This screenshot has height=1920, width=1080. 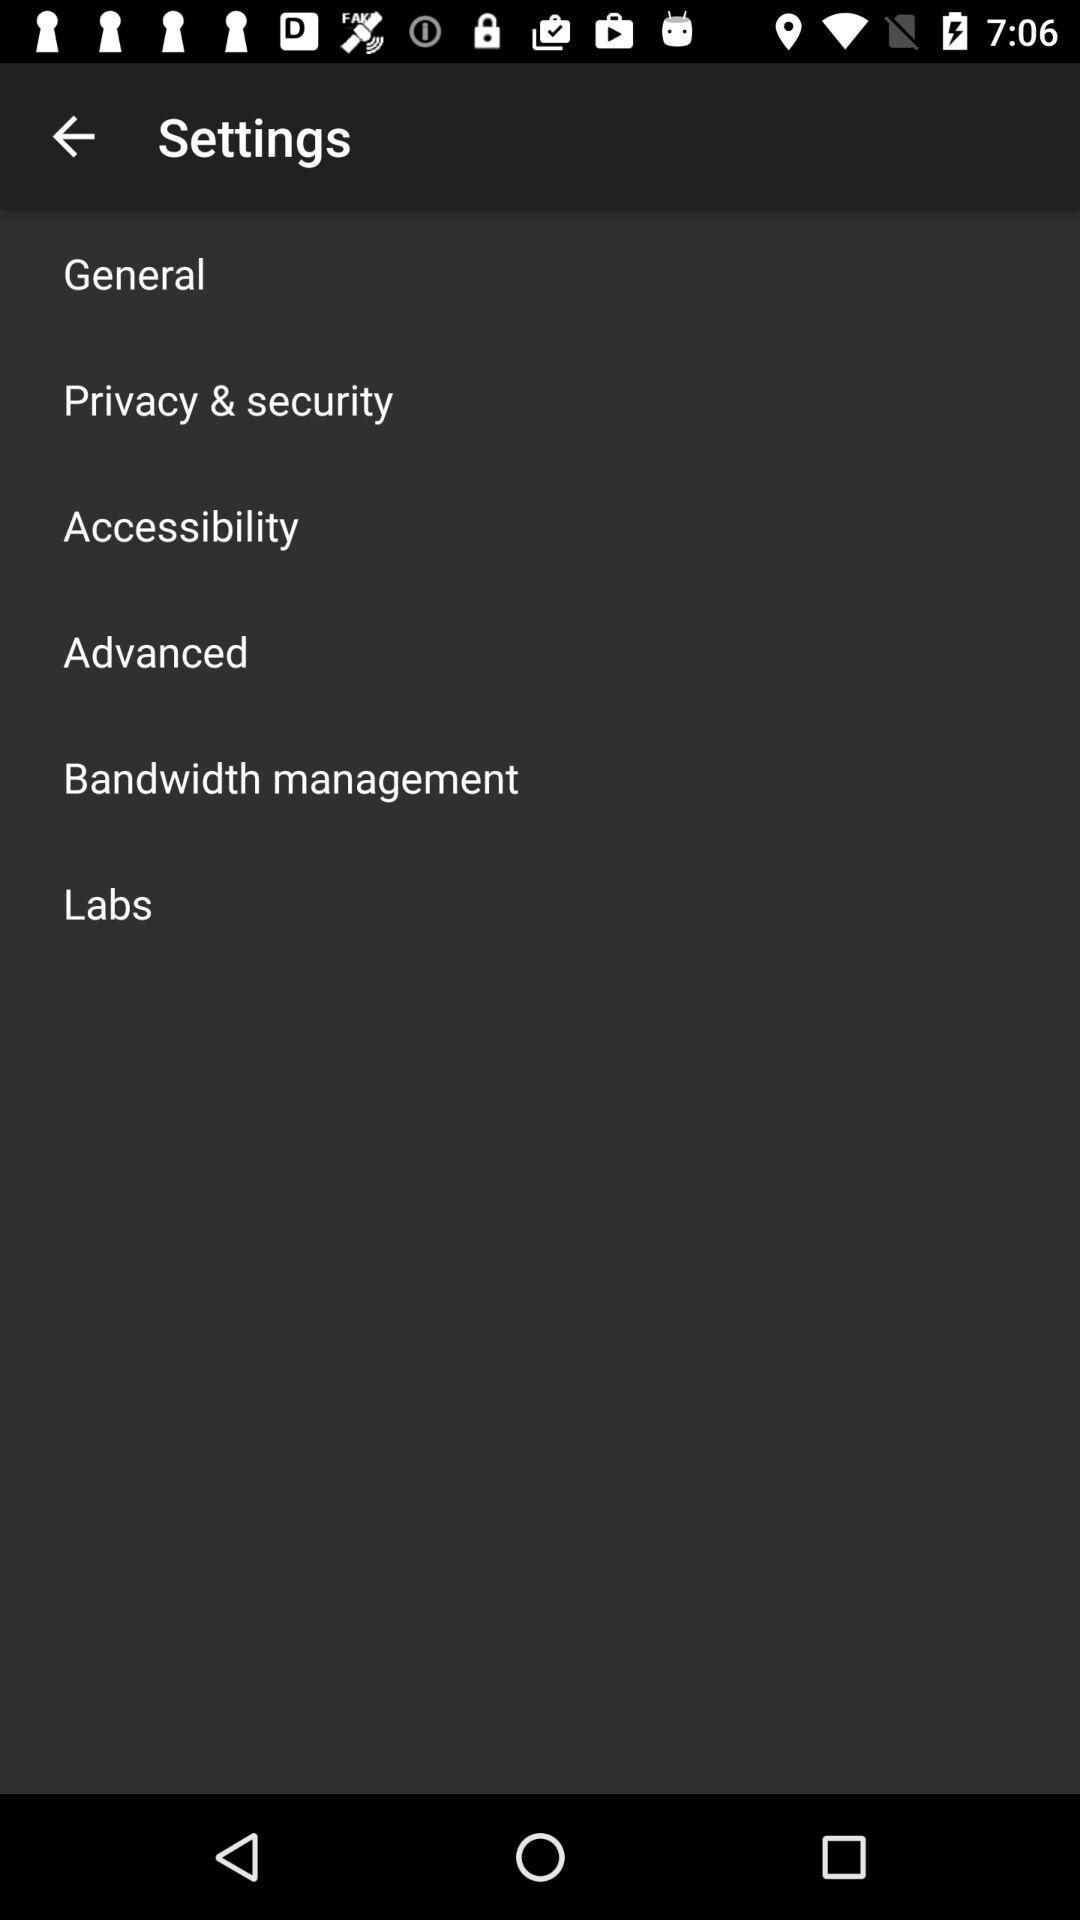 I want to click on general item, so click(x=134, y=272).